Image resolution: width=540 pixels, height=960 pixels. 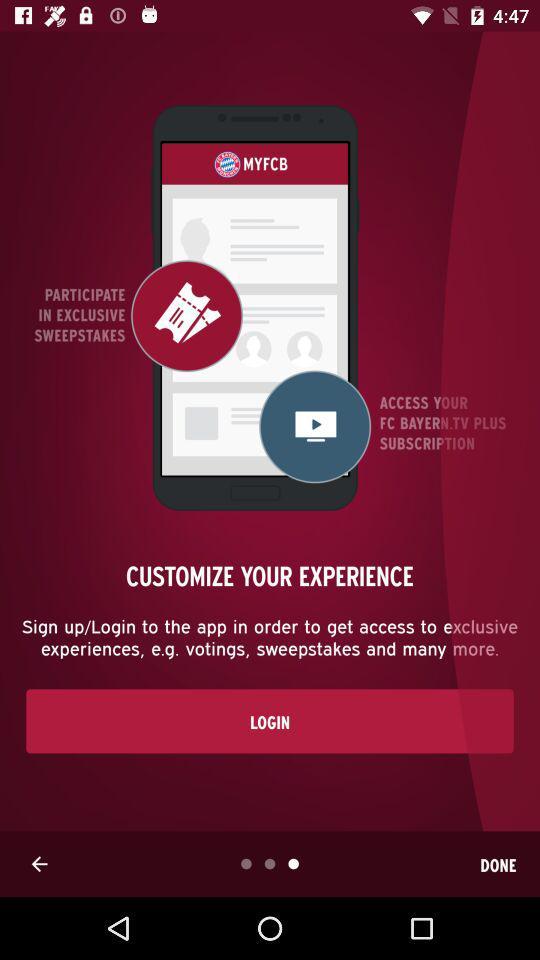 What do you see at coordinates (39, 863) in the screenshot?
I see `the arrow_backward icon` at bounding box center [39, 863].